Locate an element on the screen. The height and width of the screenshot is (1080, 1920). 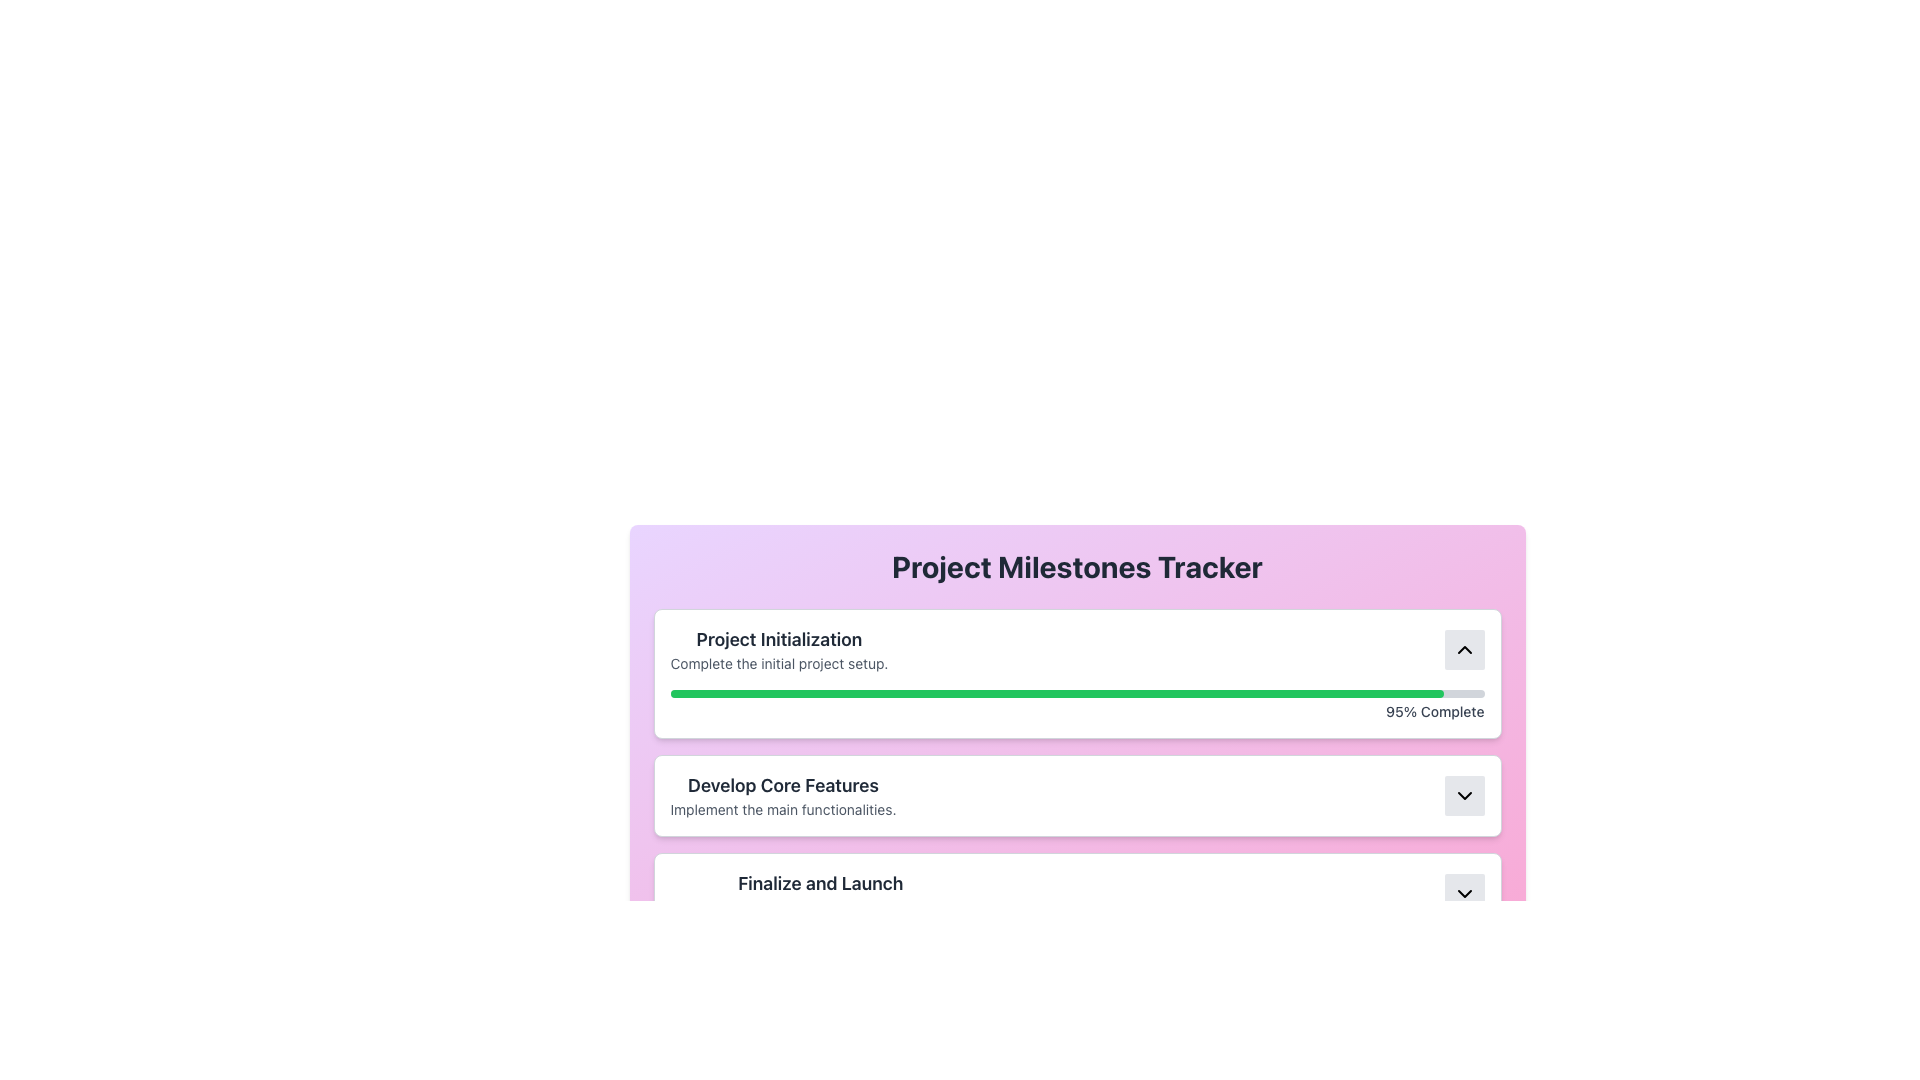
the text label that reads 'Complete the initial project setup', which is located directly beneath the title 'Project Initialization' is located at coordinates (778, 663).